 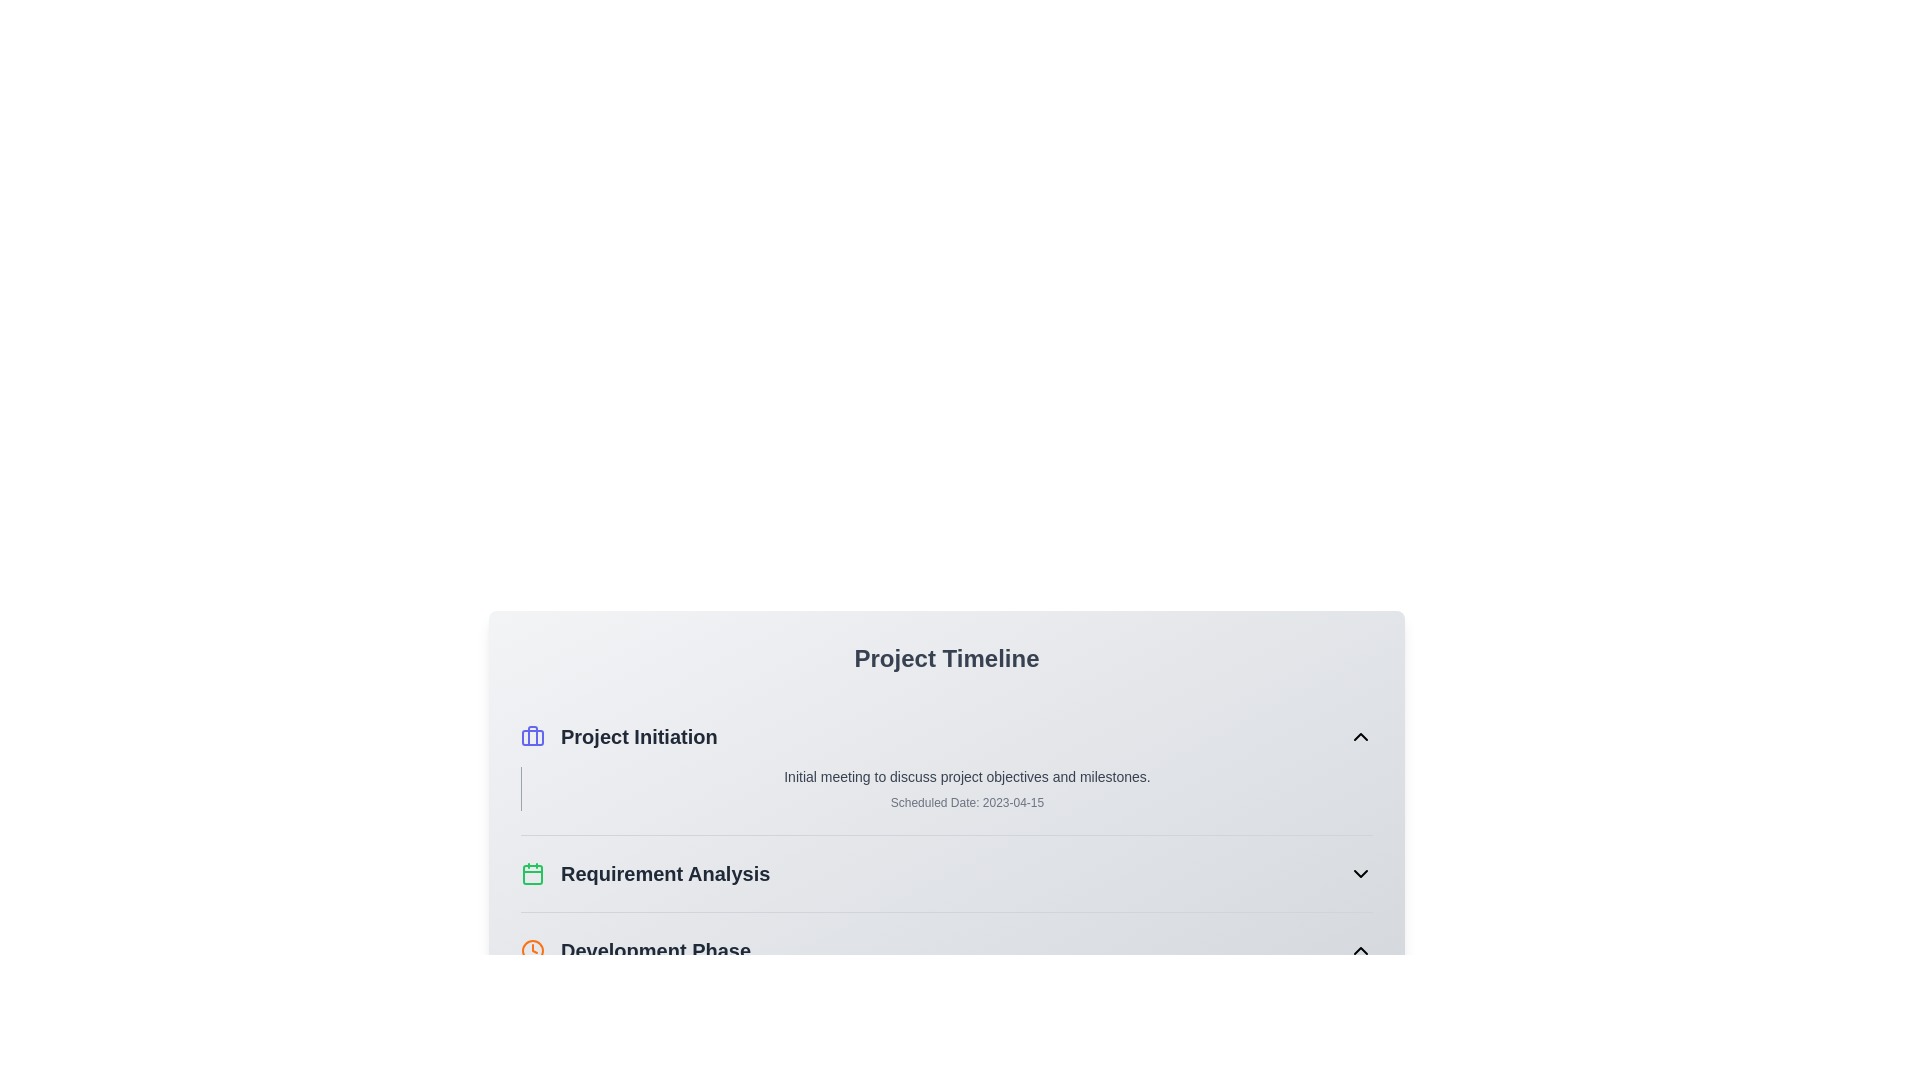 What do you see at coordinates (532, 950) in the screenshot?
I see `the circular graphical icon representing a clock face, which has an orange color and is part of a minimalistic icon style, located in the detailed timeline interface near the 'Development Phase' label` at bounding box center [532, 950].